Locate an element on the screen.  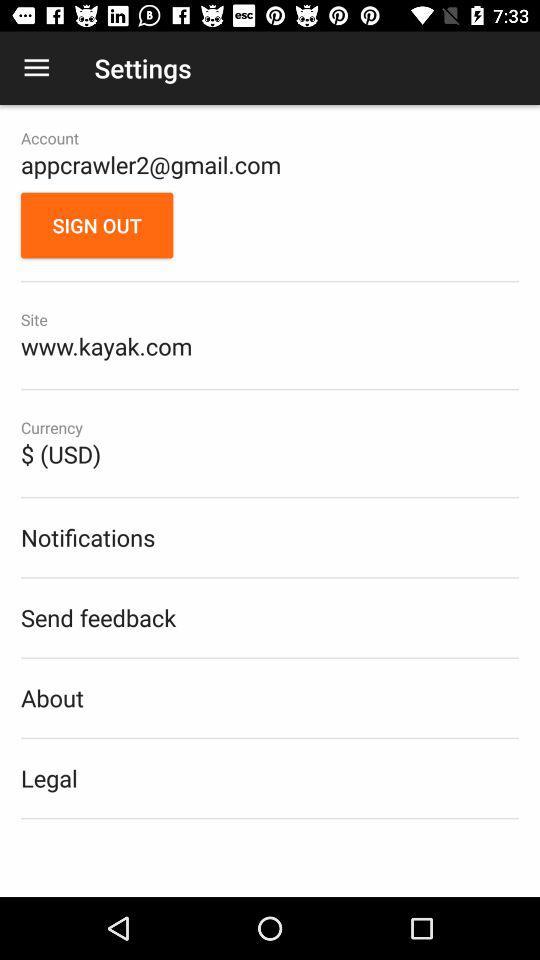
the sign out is located at coordinates (96, 225).